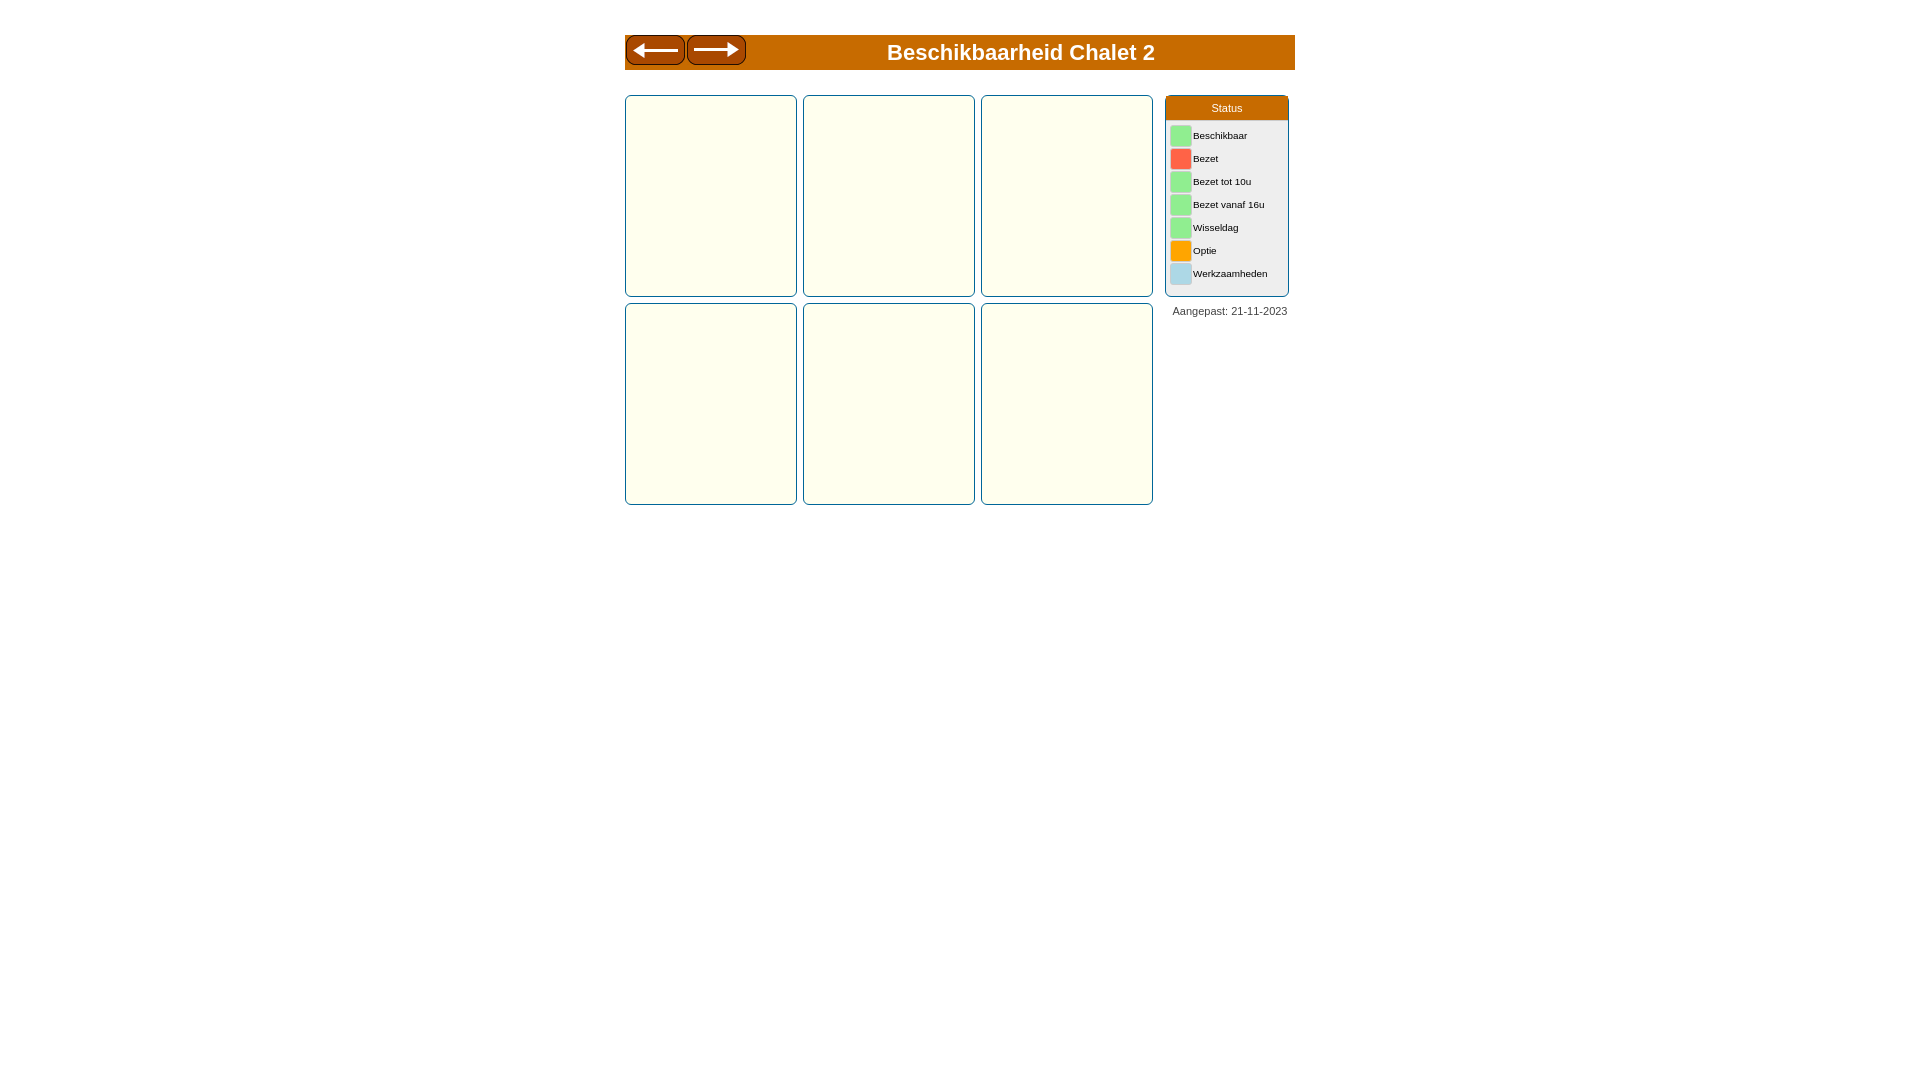 This screenshot has width=1920, height=1080. What do you see at coordinates (716, 52) in the screenshot?
I see `'Volgende maanden'` at bounding box center [716, 52].